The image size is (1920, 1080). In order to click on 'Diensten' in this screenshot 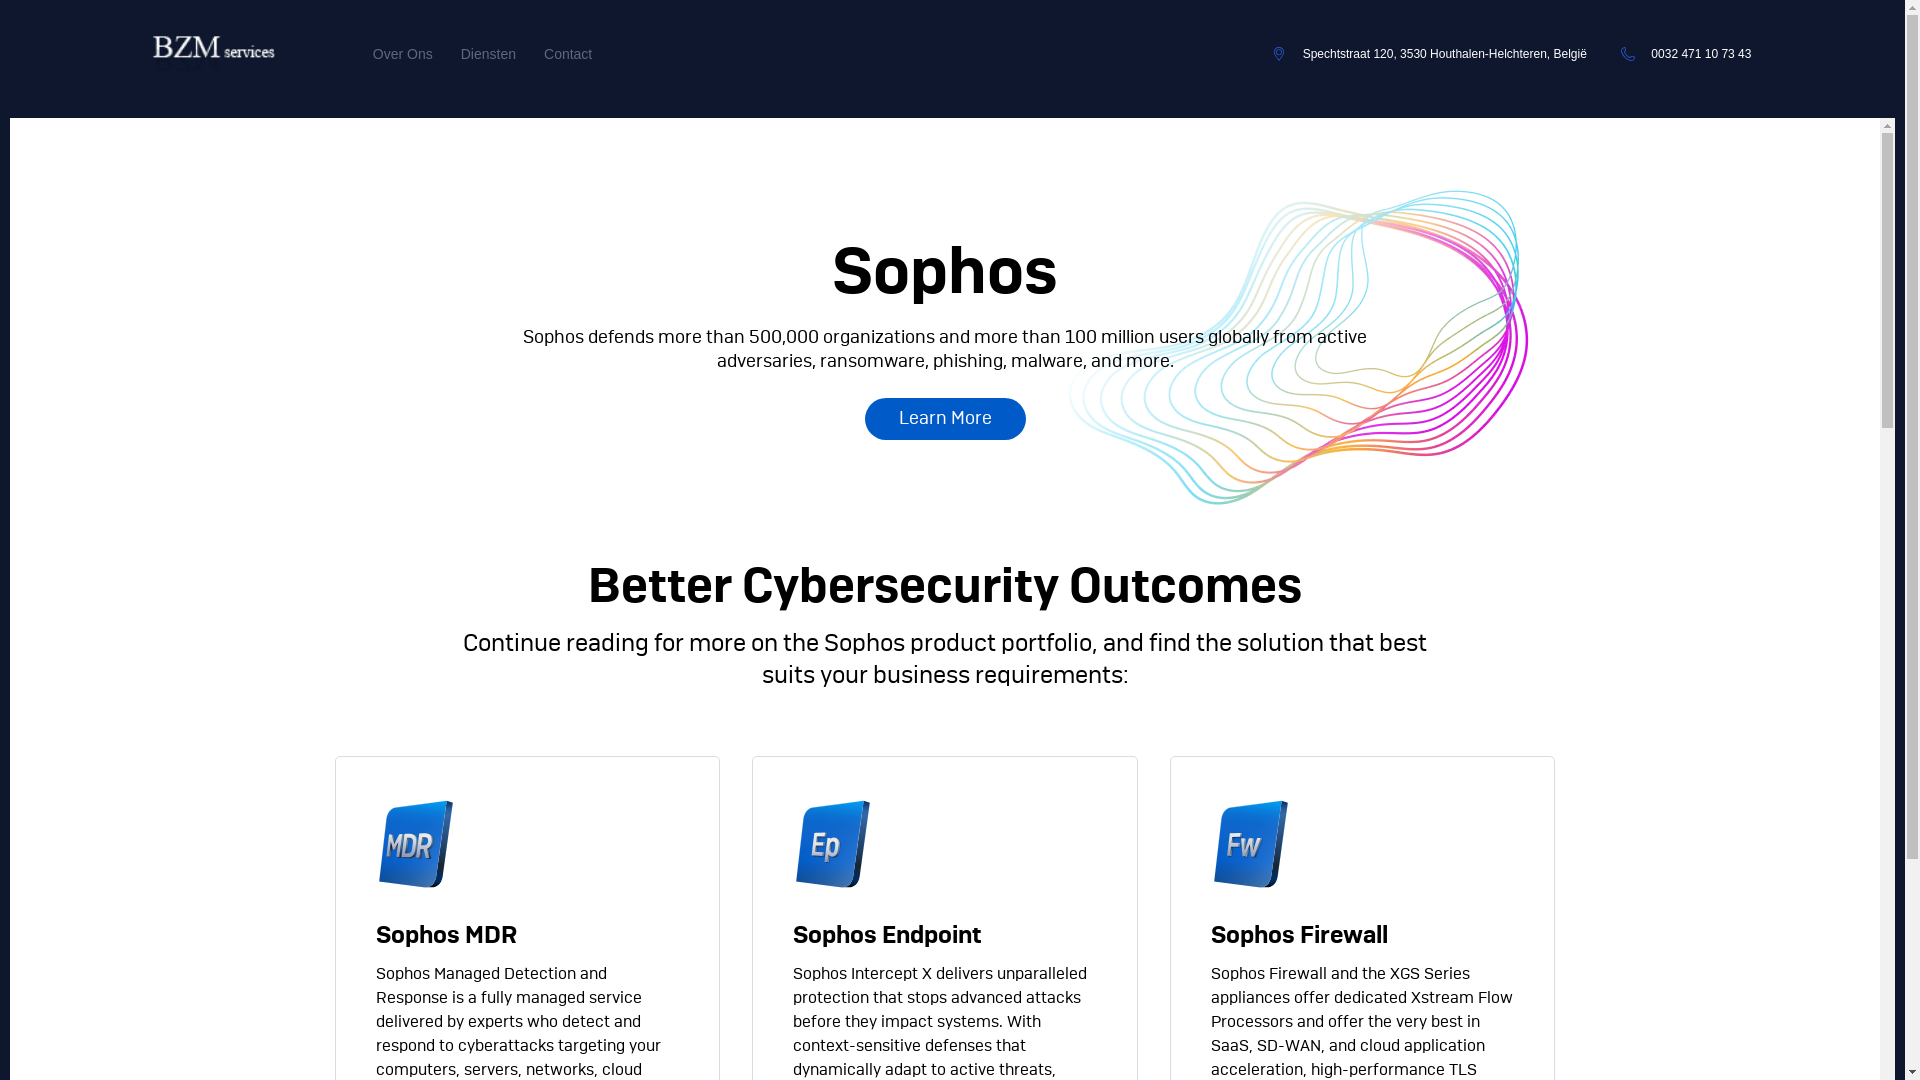, I will do `click(488, 53)`.